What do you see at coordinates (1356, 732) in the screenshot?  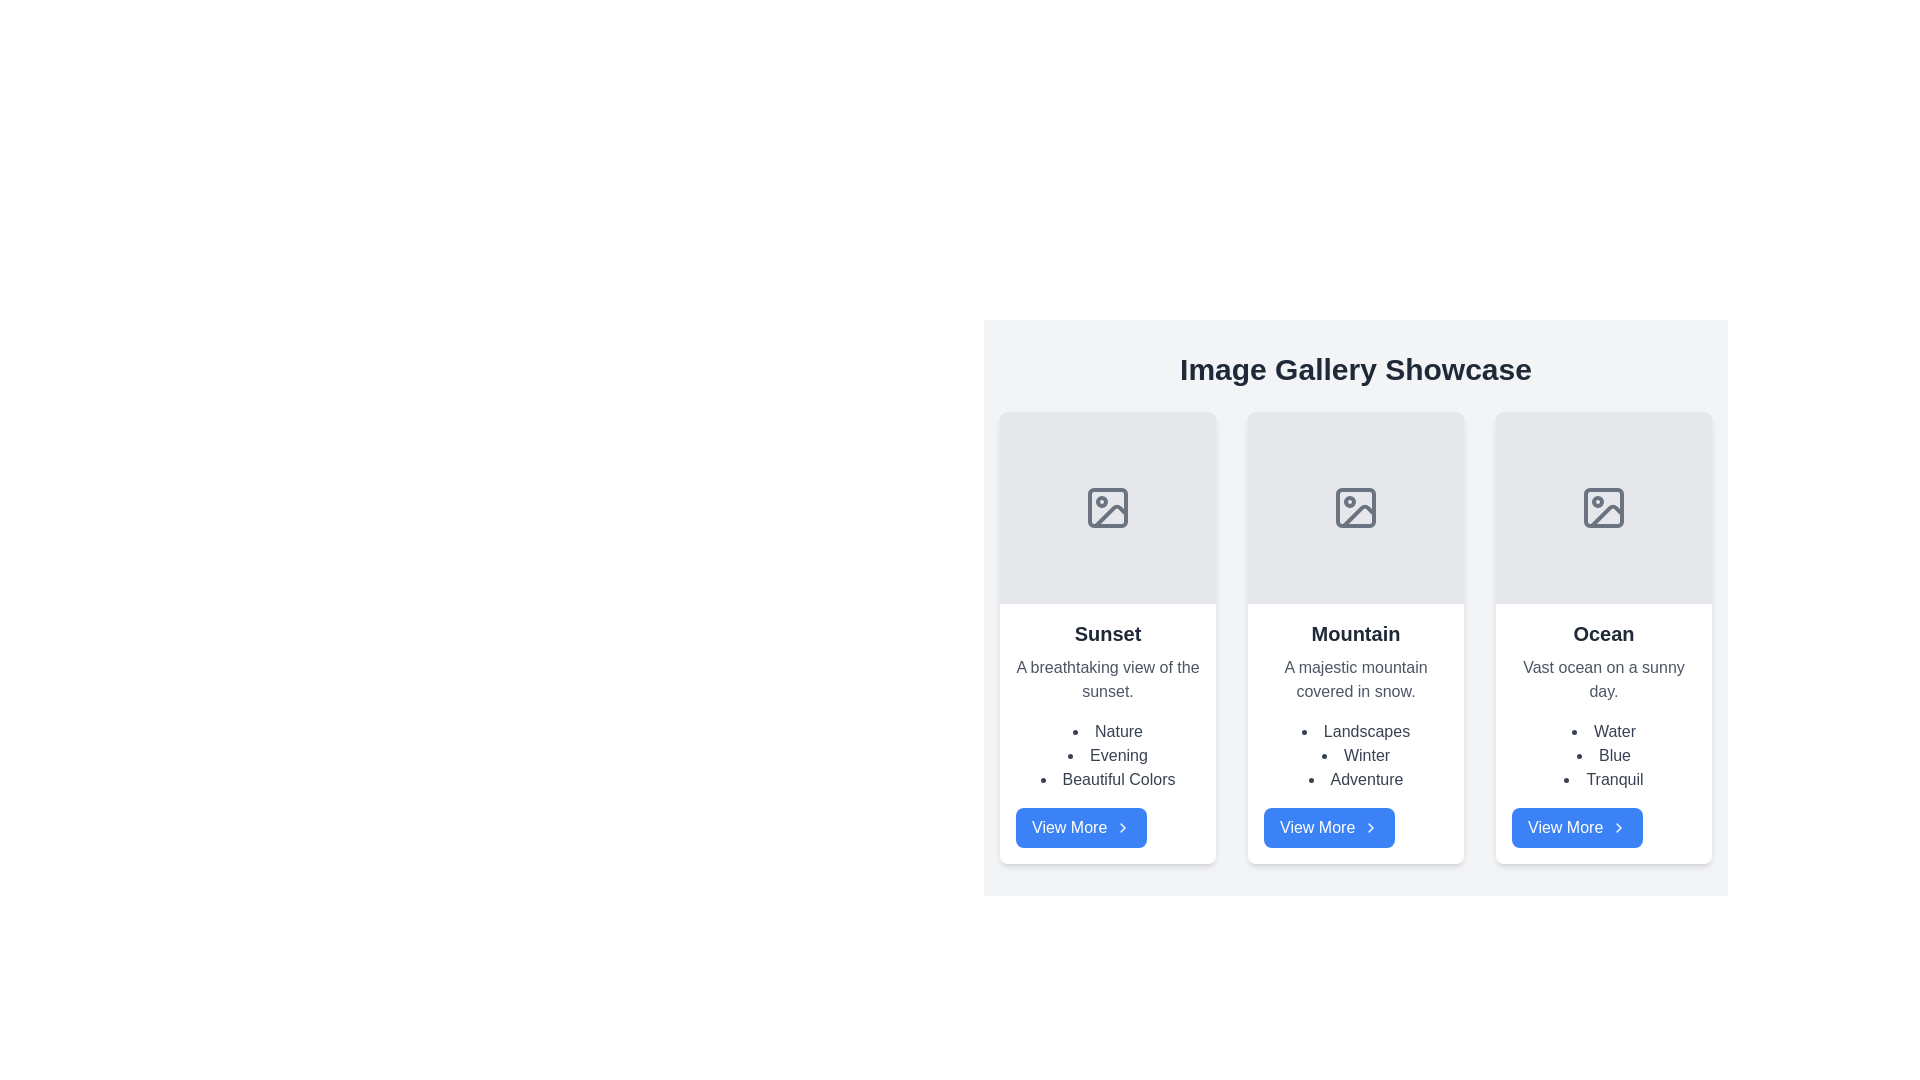 I see `text content of the 'Landscapes' label, which is the first item in the bulleted list under the 'Mountain' section of the card interface` at bounding box center [1356, 732].